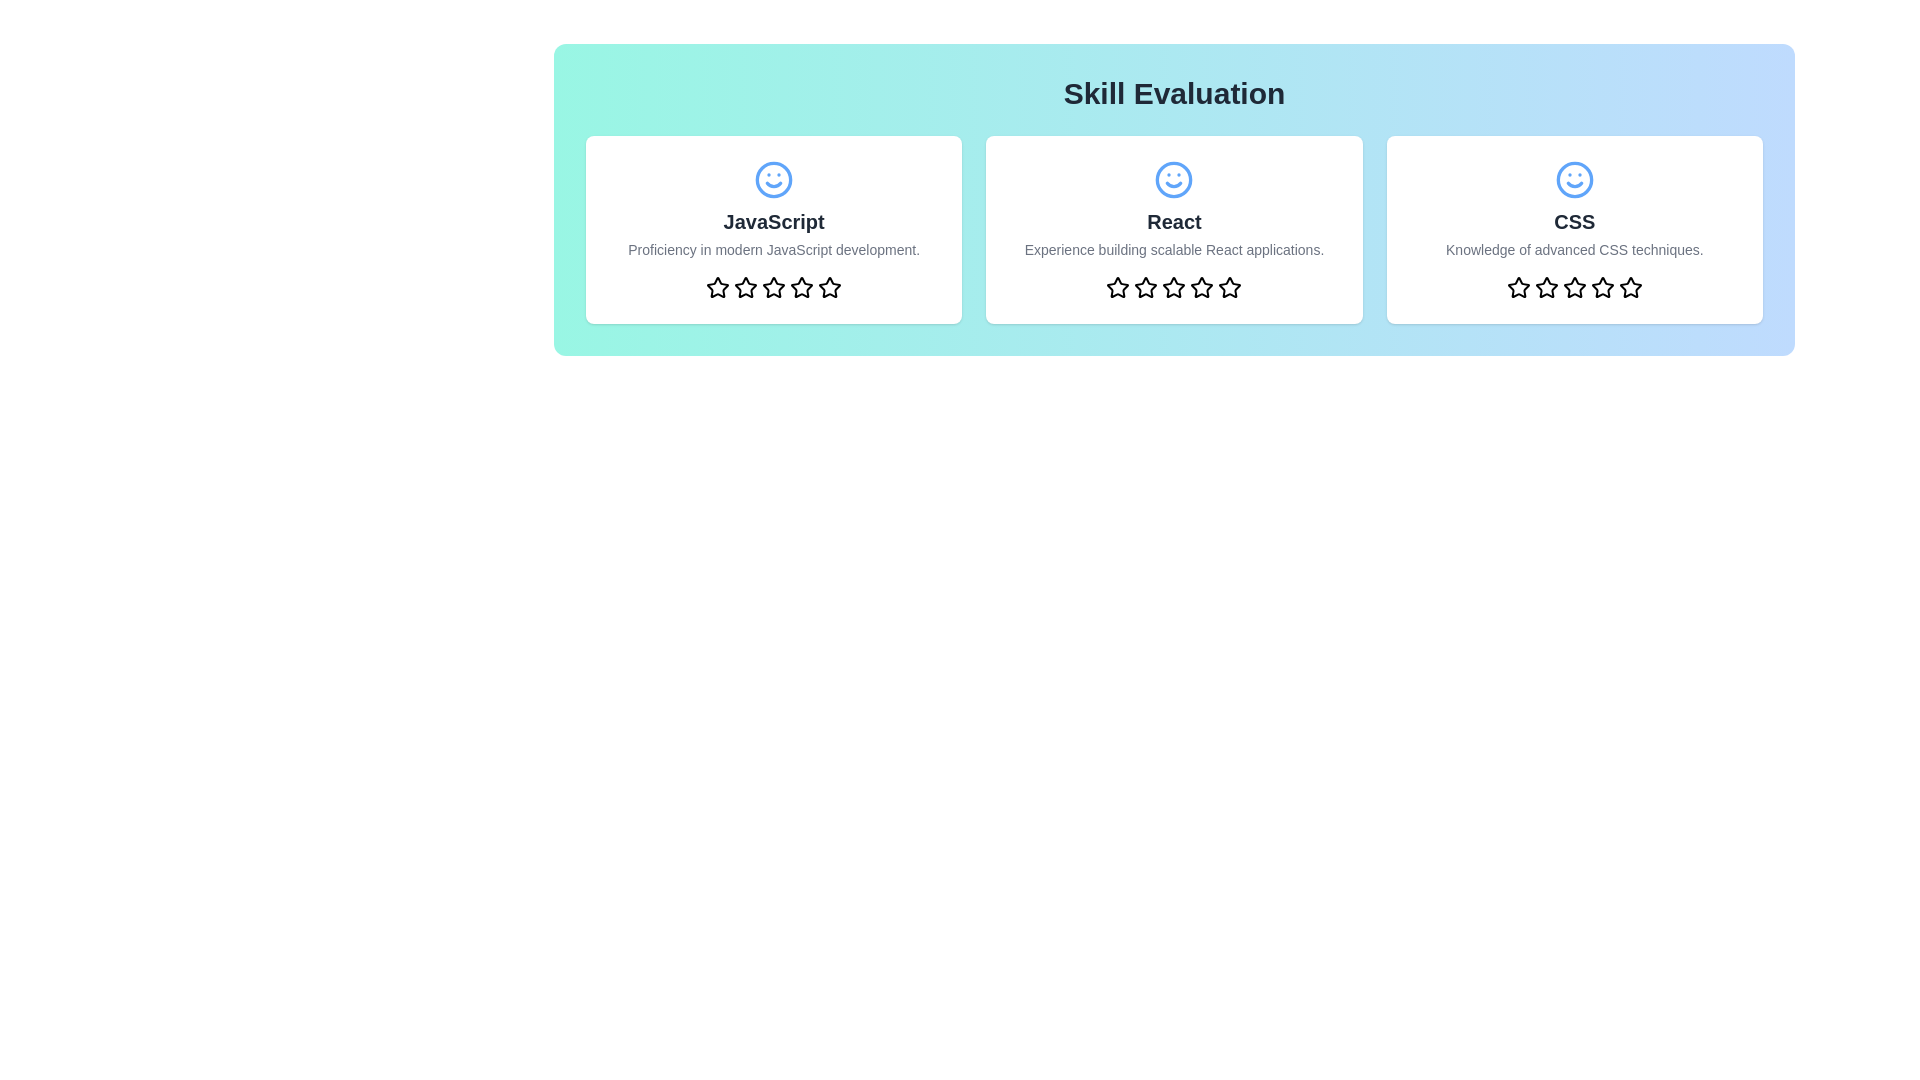 This screenshot has width=1920, height=1080. Describe the element at coordinates (772, 229) in the screenshot. I see `the center of the JavaScript skill card to observe the hover effect` at that location.